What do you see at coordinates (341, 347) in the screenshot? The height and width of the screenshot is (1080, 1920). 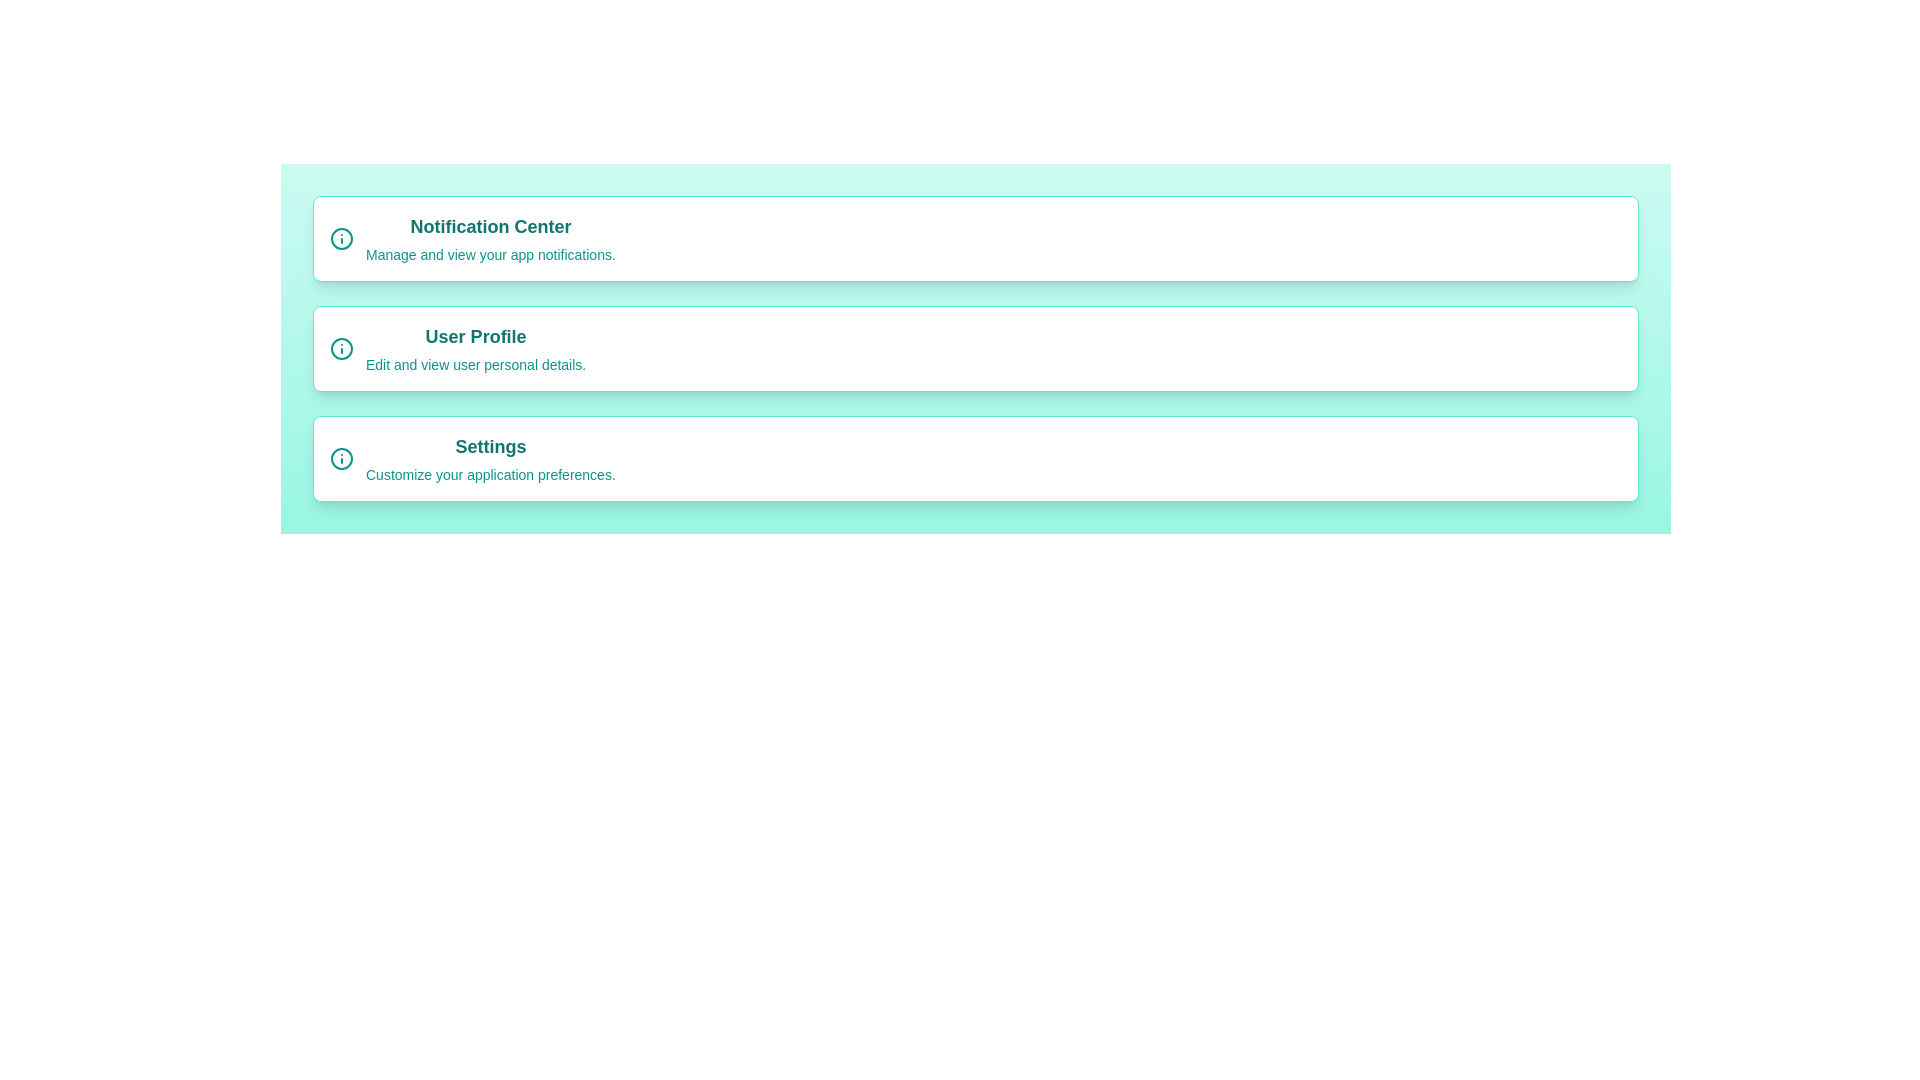 I see `the teal-colored circular icon with an 'i' inside, located to the left of the 'User Profile' title in a card-like section` at bounding box center [341, 347].